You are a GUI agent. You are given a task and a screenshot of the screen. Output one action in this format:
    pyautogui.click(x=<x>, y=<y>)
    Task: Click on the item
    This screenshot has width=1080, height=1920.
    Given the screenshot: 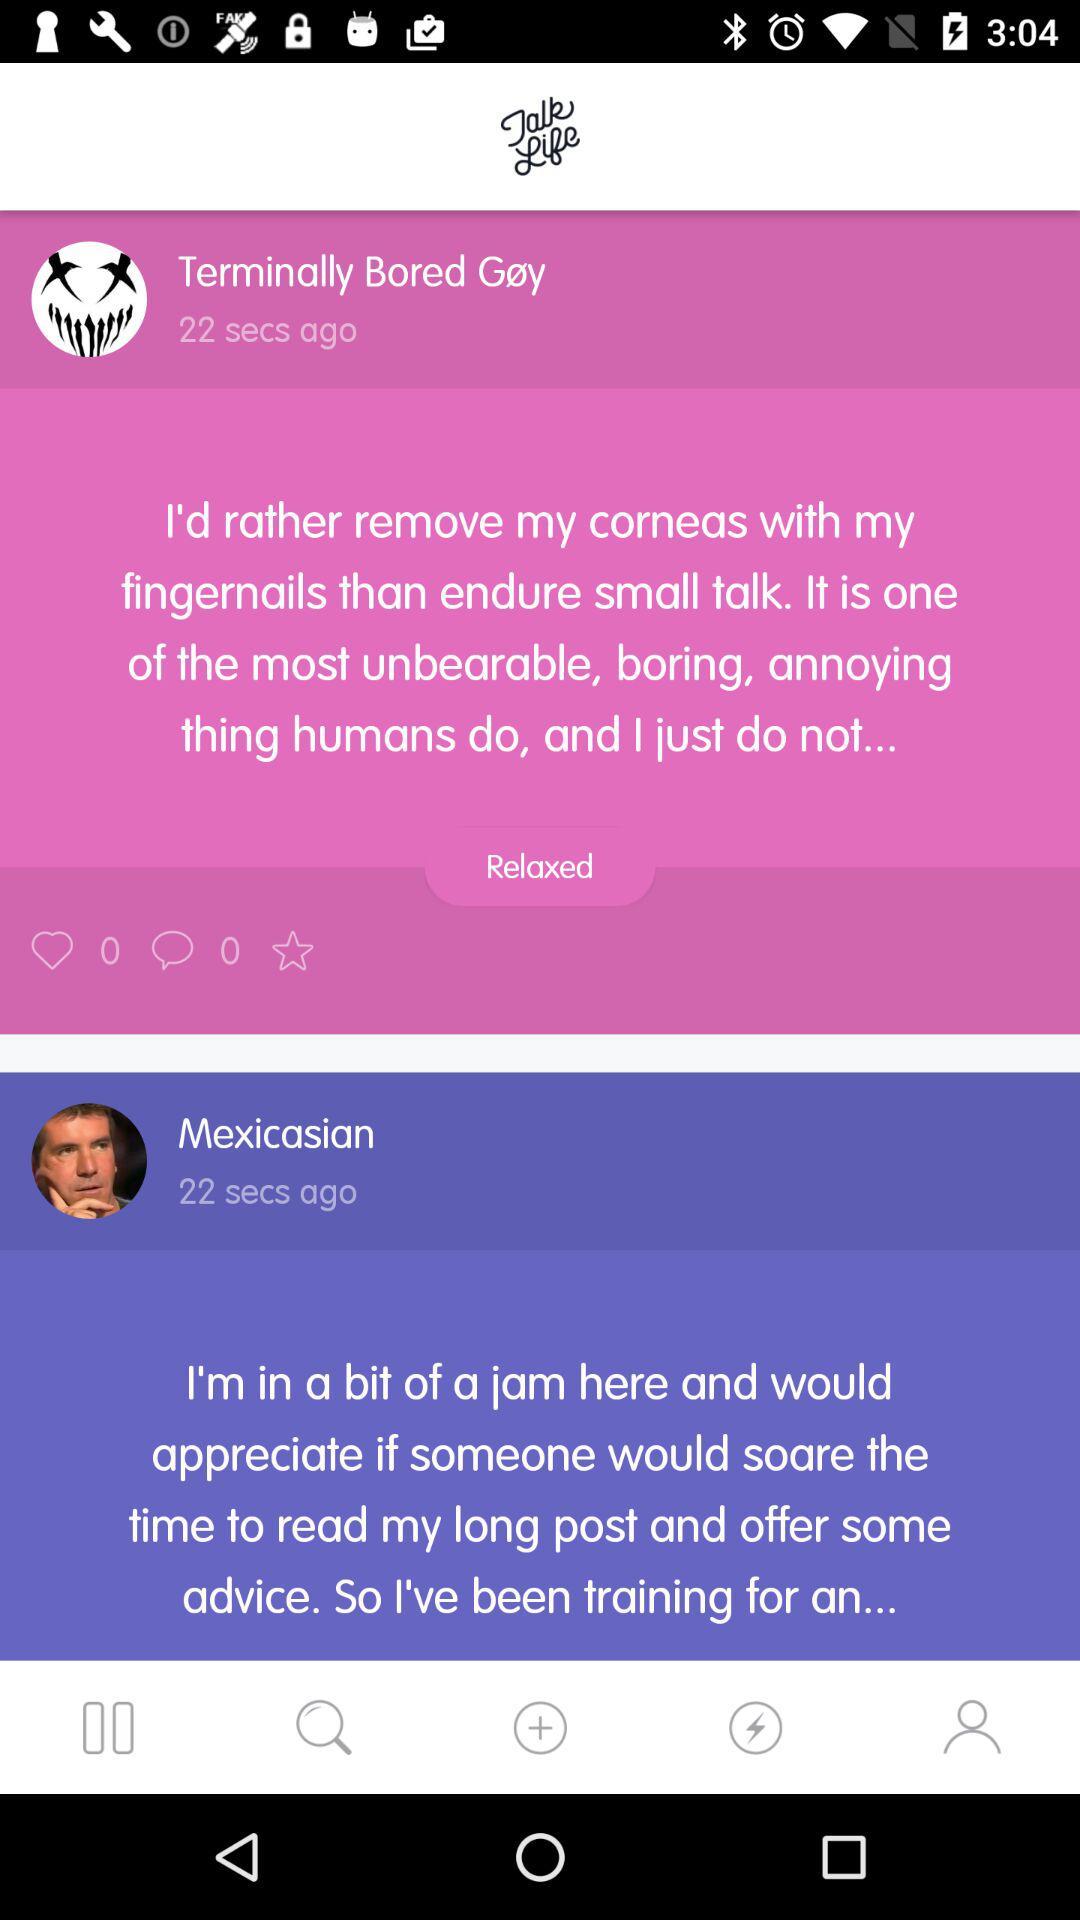 What is the action you would take?
    pyautogui.click(x=292, y=949)
    